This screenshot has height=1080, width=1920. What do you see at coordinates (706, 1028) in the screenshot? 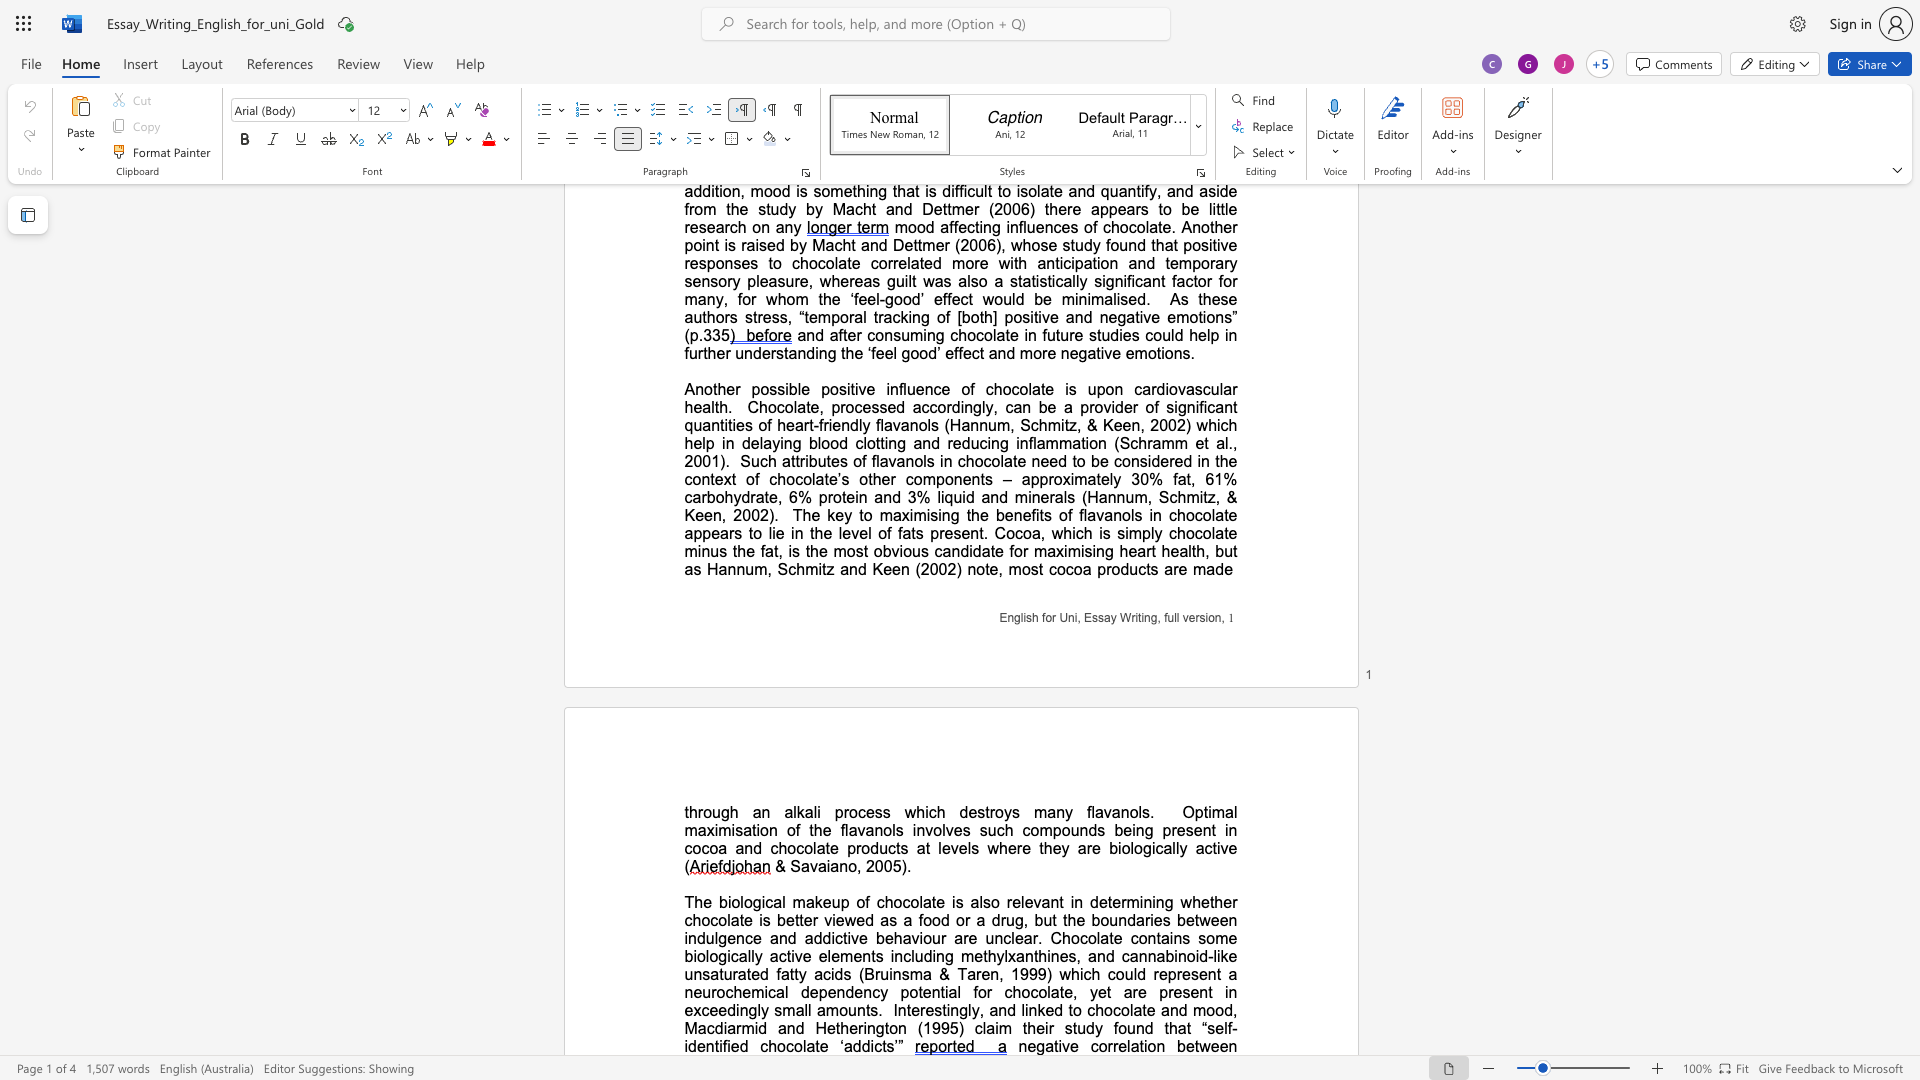
I see `the space between the continuous character "a" and "c" in the text` at bounding box center [706, 1028].